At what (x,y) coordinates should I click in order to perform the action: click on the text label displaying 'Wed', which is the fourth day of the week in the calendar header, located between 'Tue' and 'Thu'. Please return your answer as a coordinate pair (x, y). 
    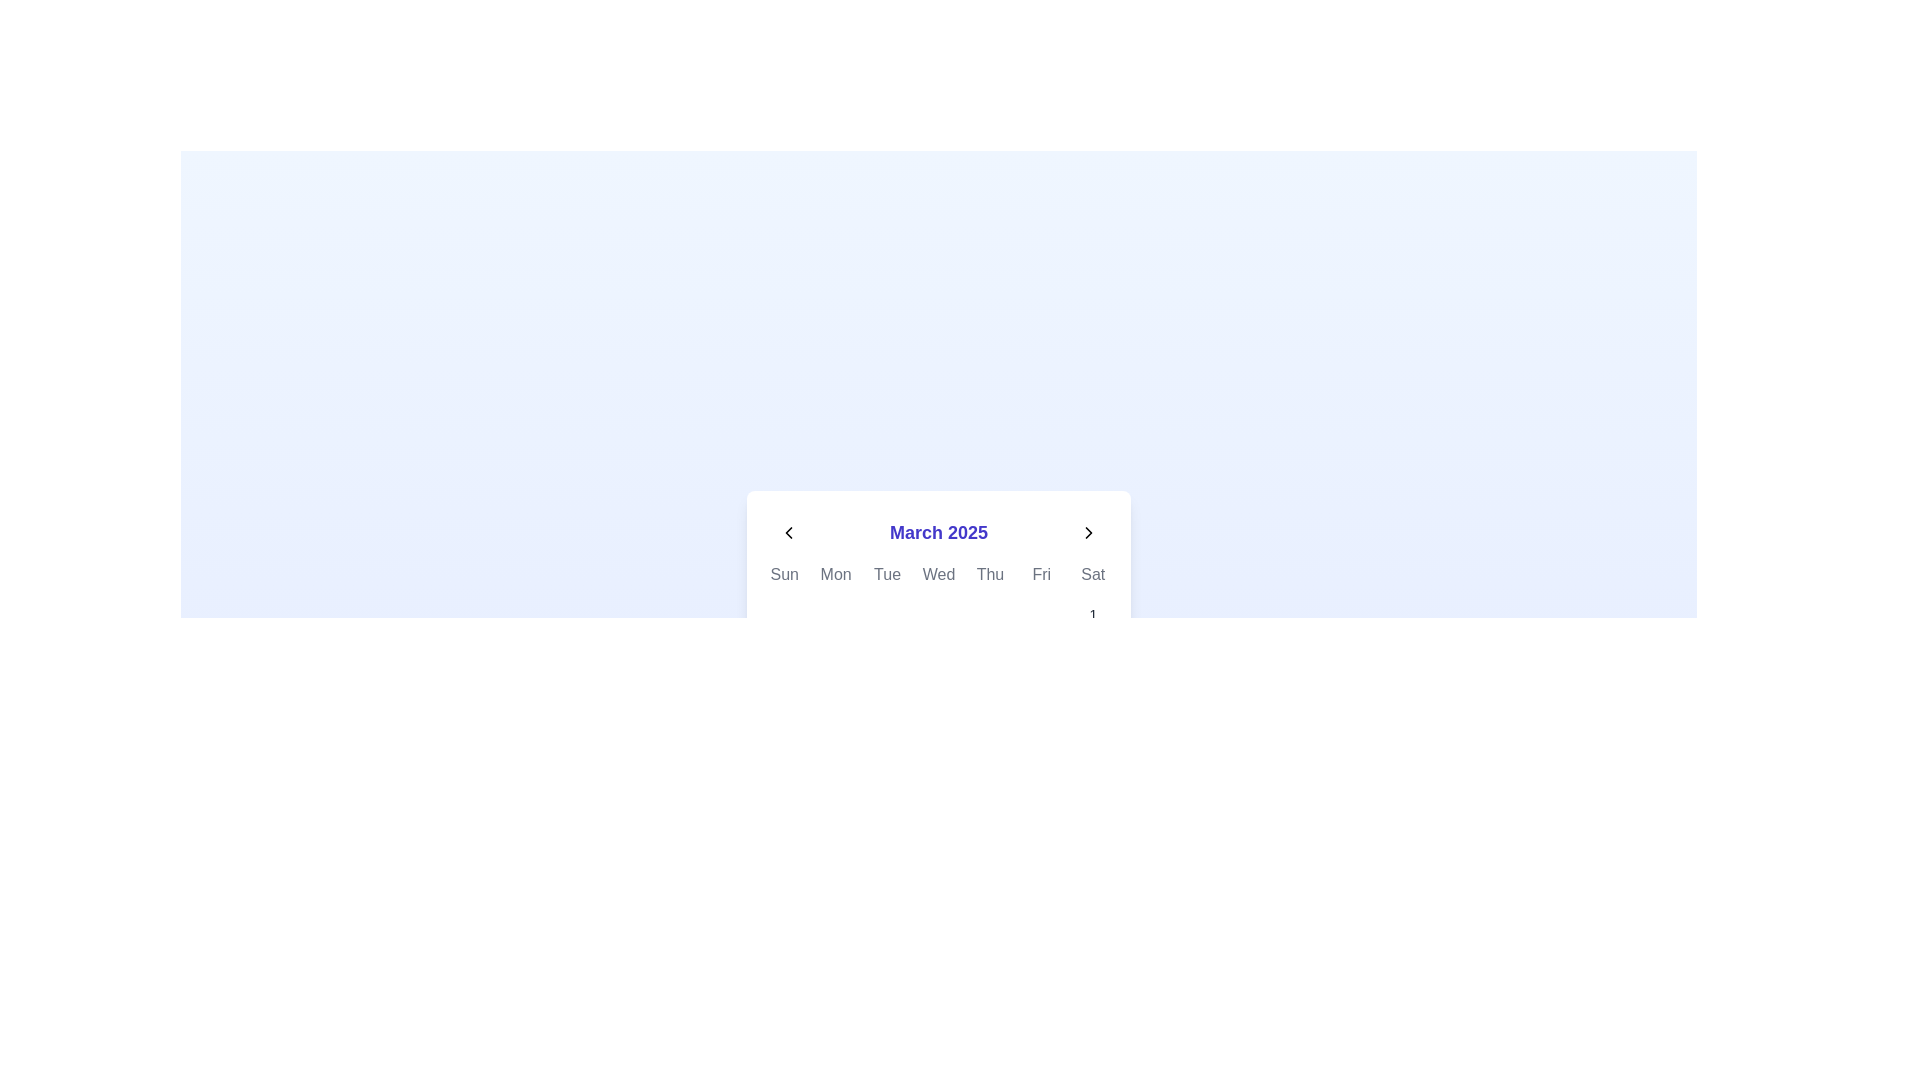
    Looking at the image, I should click on (938, 574).